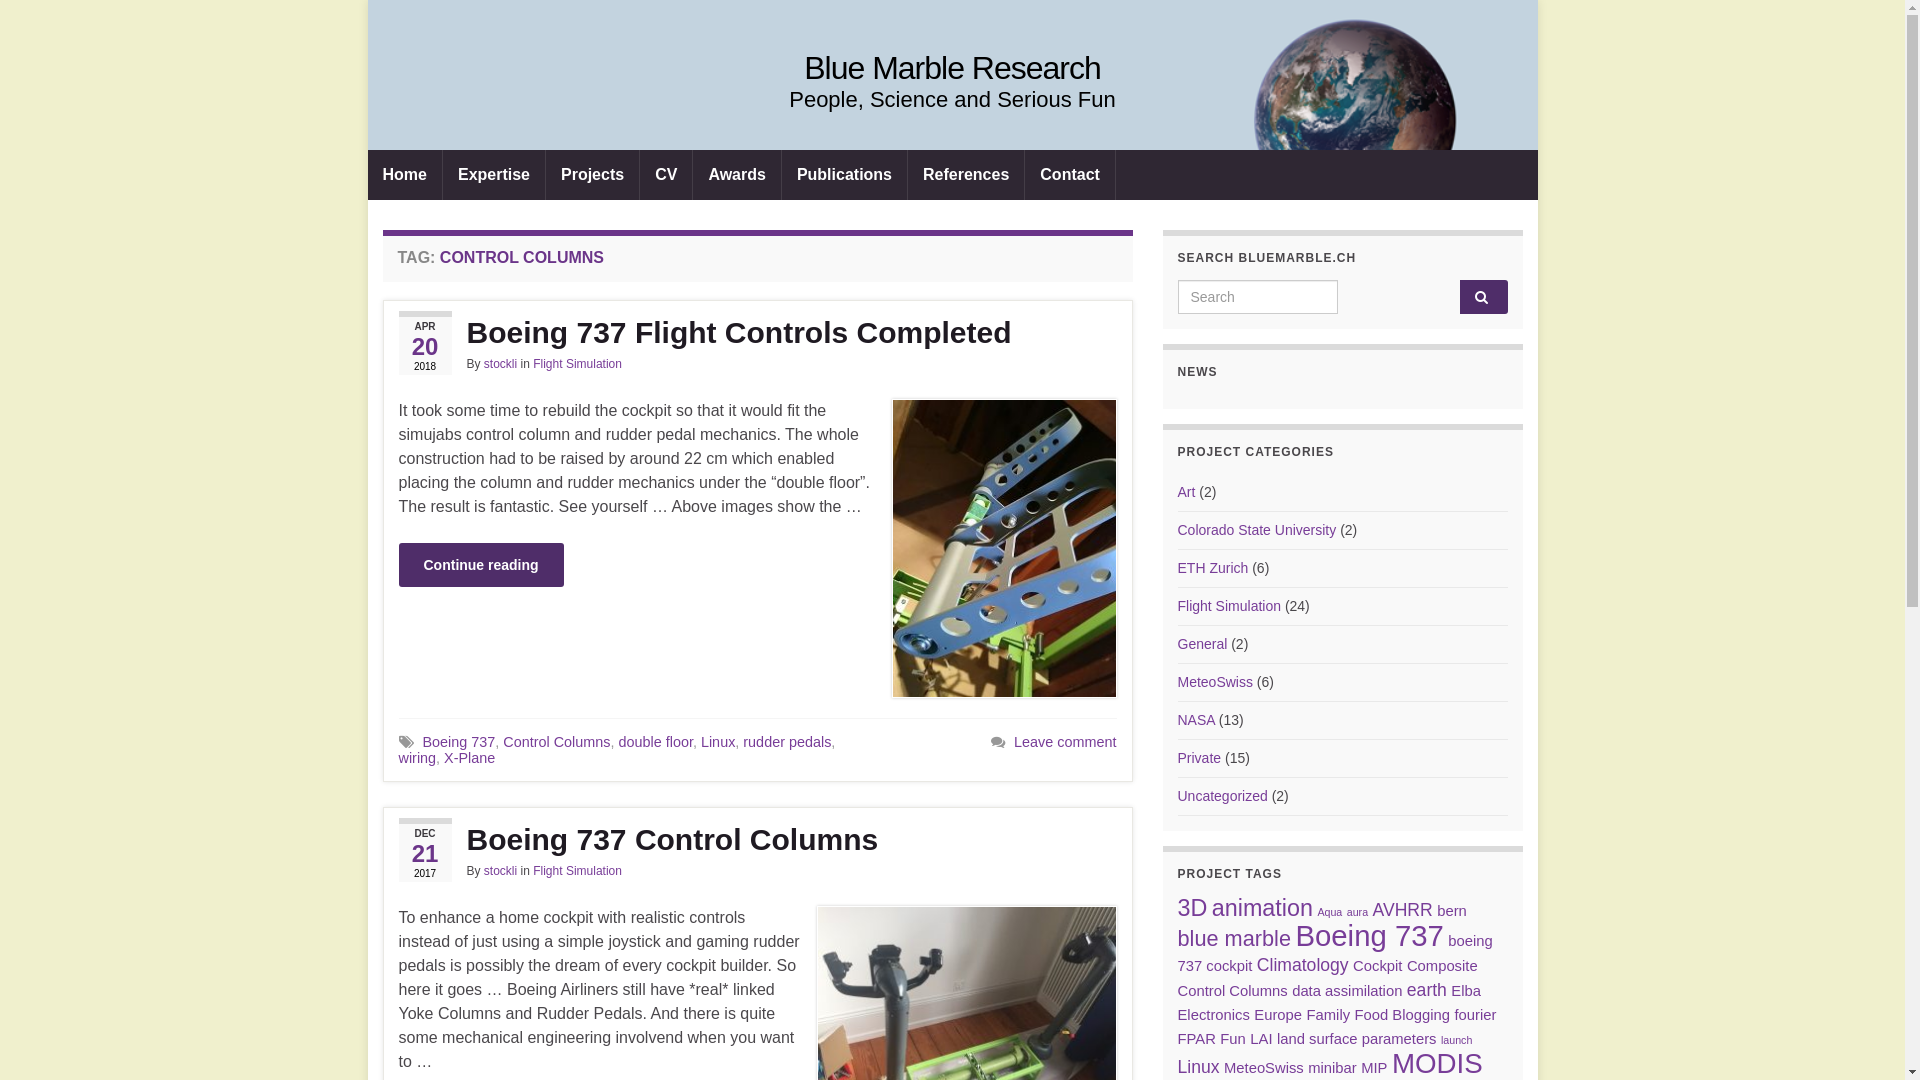  What do you see at coordinates (1233, 938) in the screenshot?
I see `'blue marble'` at bounding box center [1233, 938].